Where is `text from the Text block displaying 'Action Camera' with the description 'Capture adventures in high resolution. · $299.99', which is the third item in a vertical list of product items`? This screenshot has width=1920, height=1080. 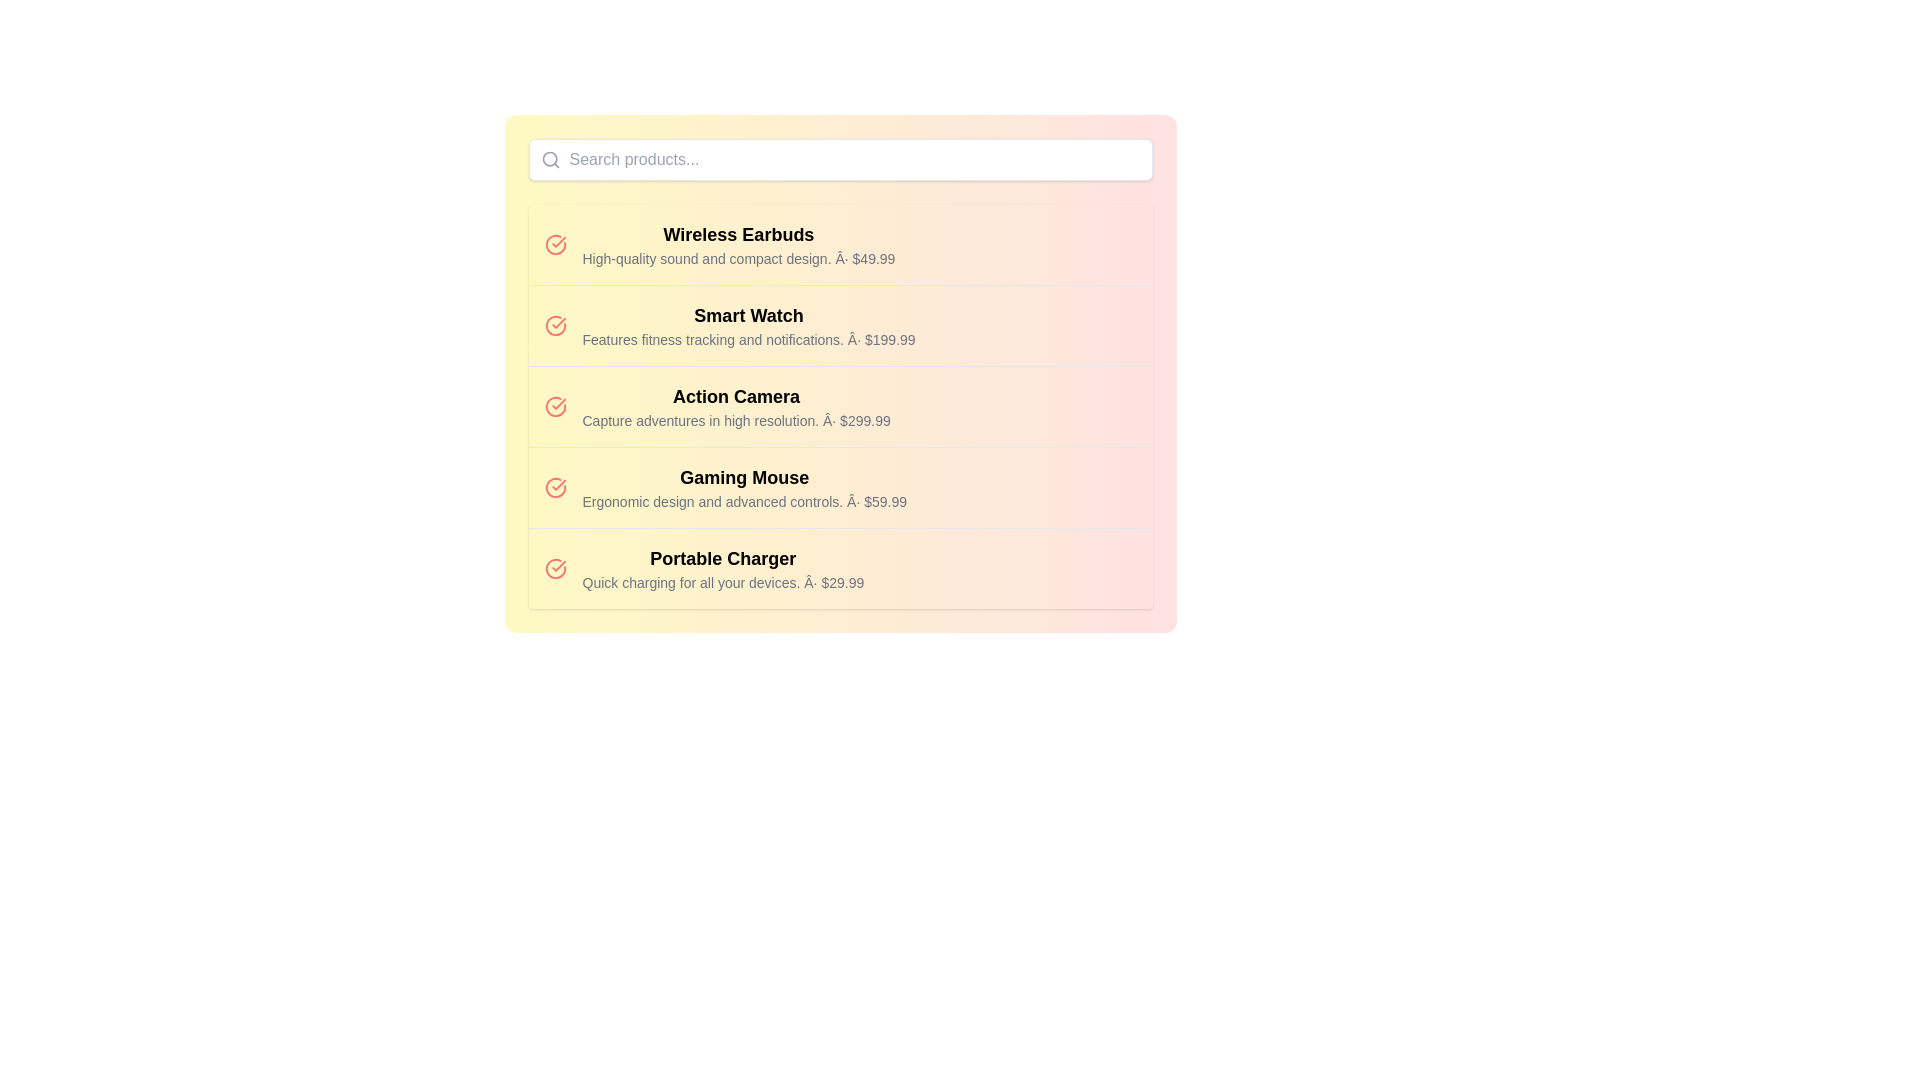 text from the Text block displaying 'Action Camera' with the description 'Capture adventures in high resolution. · $299.99', which is the third item in a vertical list of product items is located at coordinates (735, 406).